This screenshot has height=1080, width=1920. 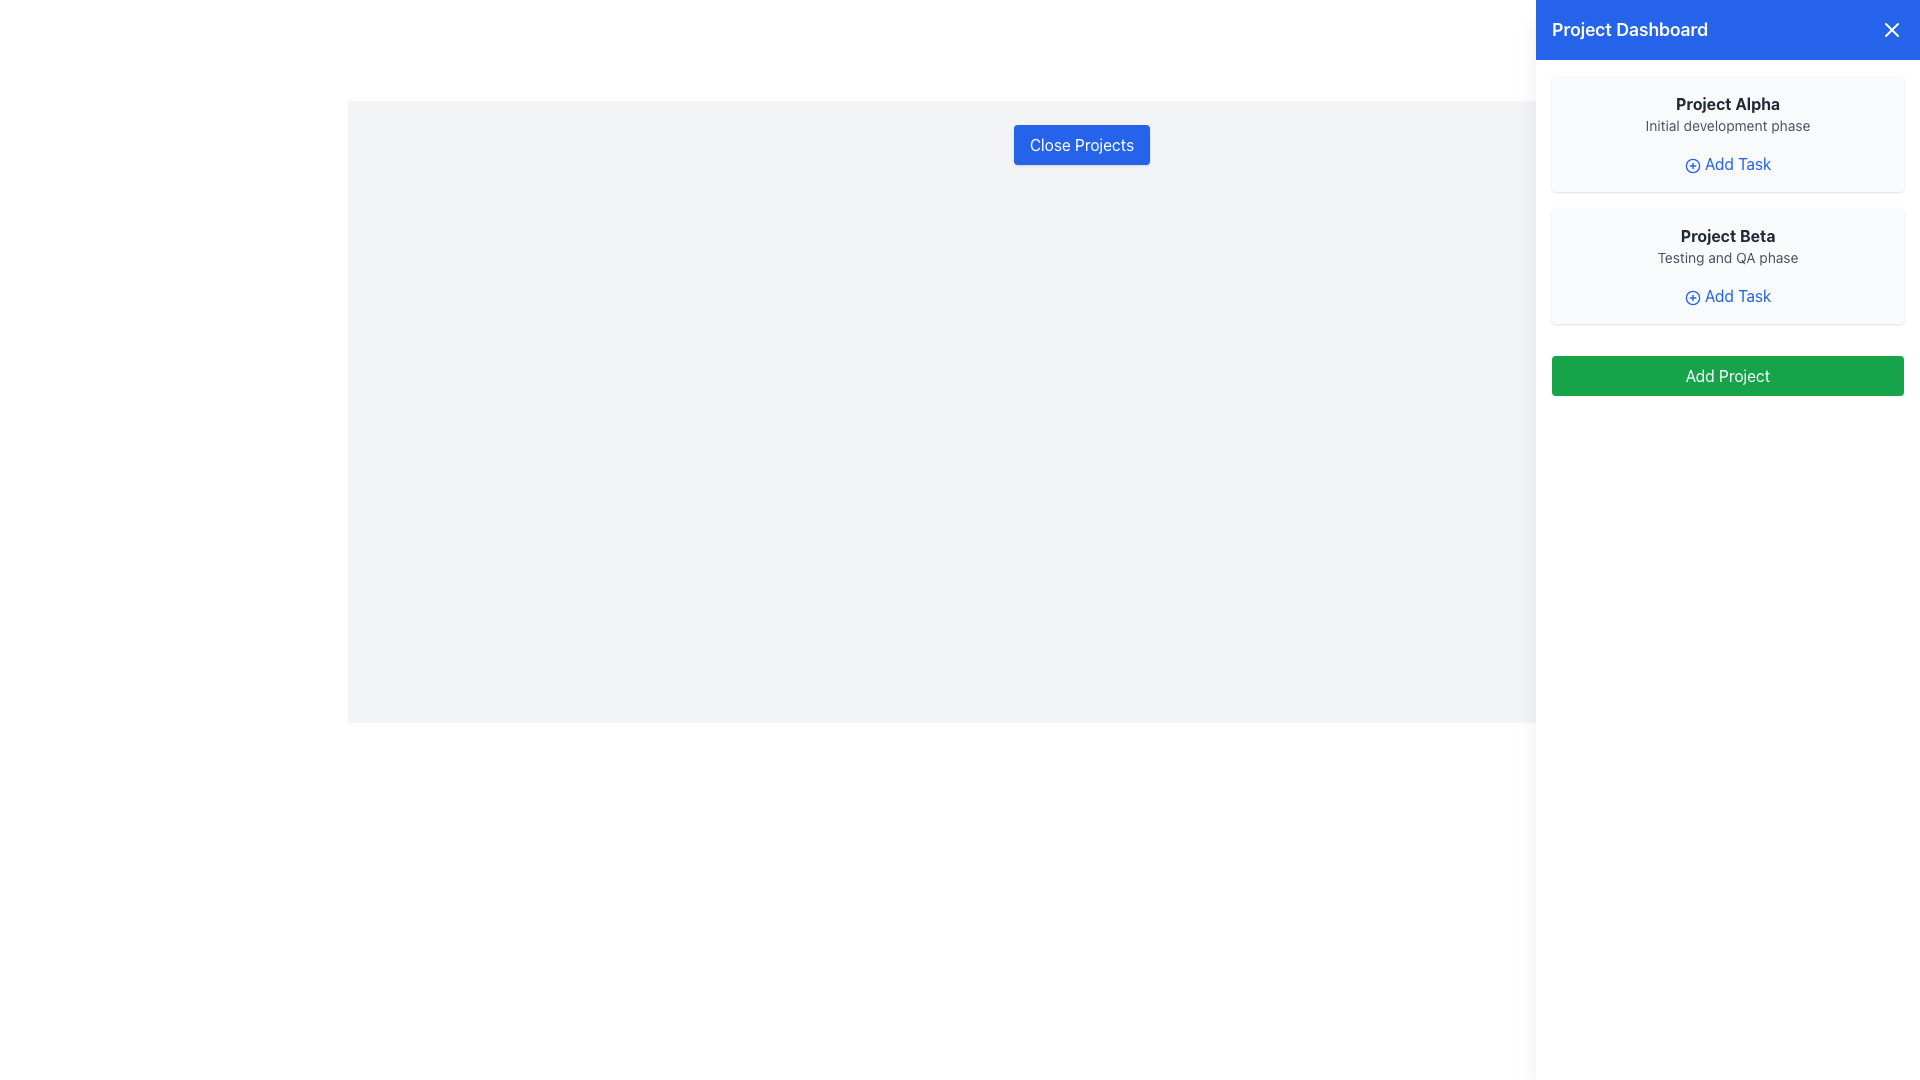 What do you see at coordinates (1727, 163) in the screenshot?
I see `the 'Add Task' button in the 'Project Alpha' section of the sidebar` at bounding box center [1727, 163].